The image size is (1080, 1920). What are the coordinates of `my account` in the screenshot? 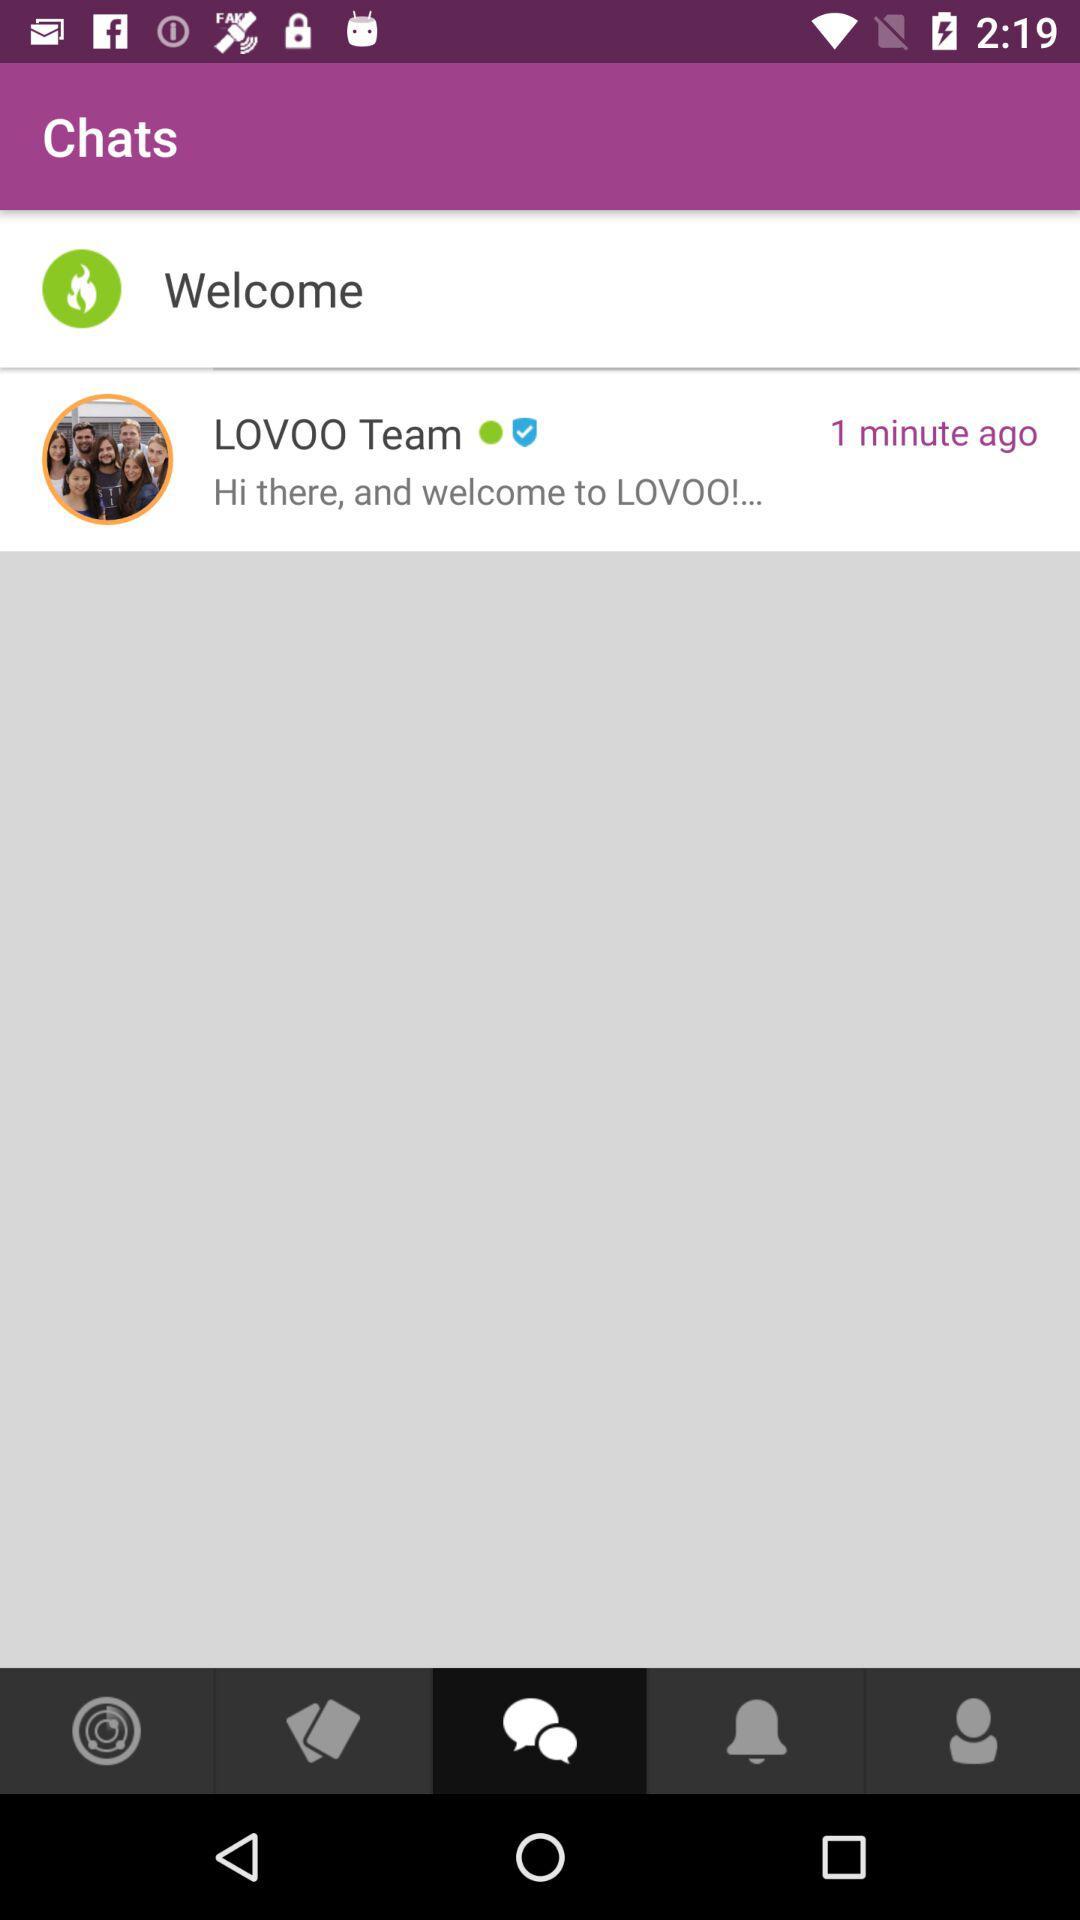 It's located at (972, 1730).